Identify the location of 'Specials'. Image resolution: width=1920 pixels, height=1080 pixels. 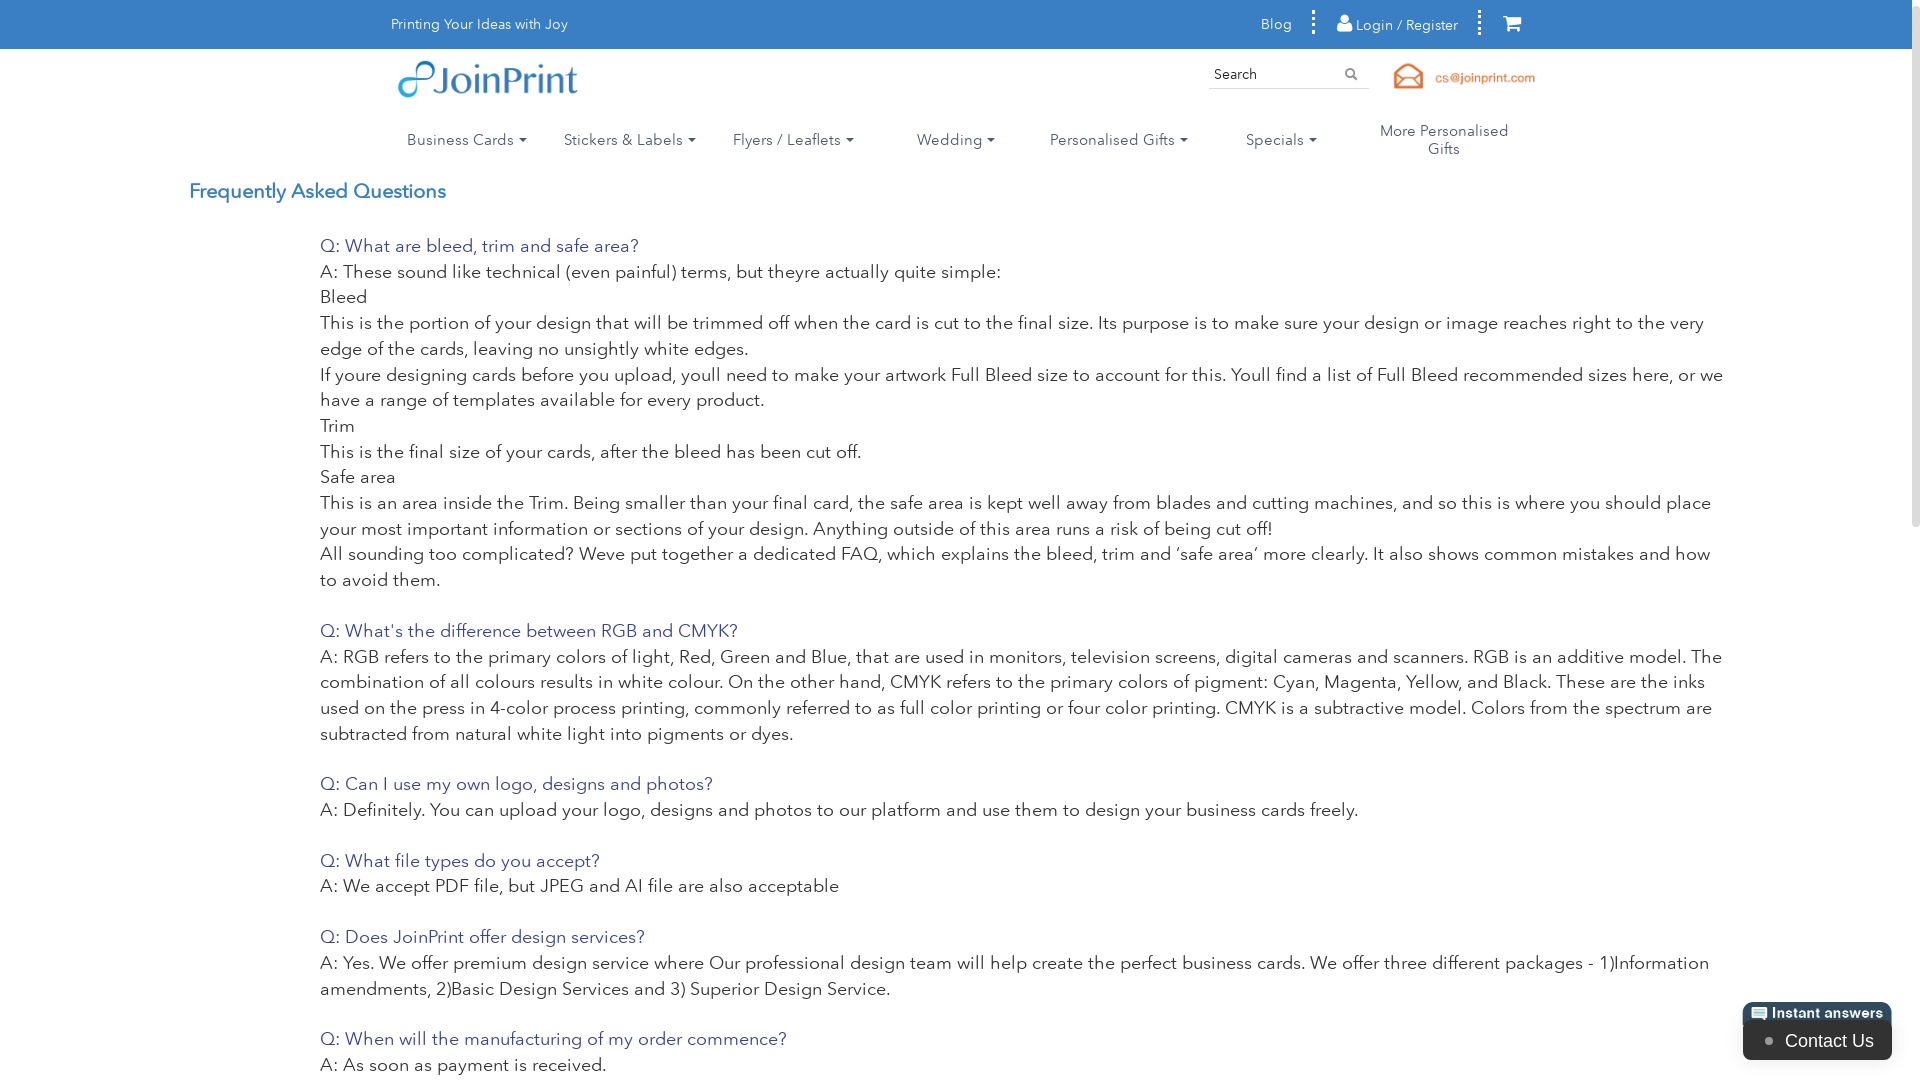
(1281, 138).